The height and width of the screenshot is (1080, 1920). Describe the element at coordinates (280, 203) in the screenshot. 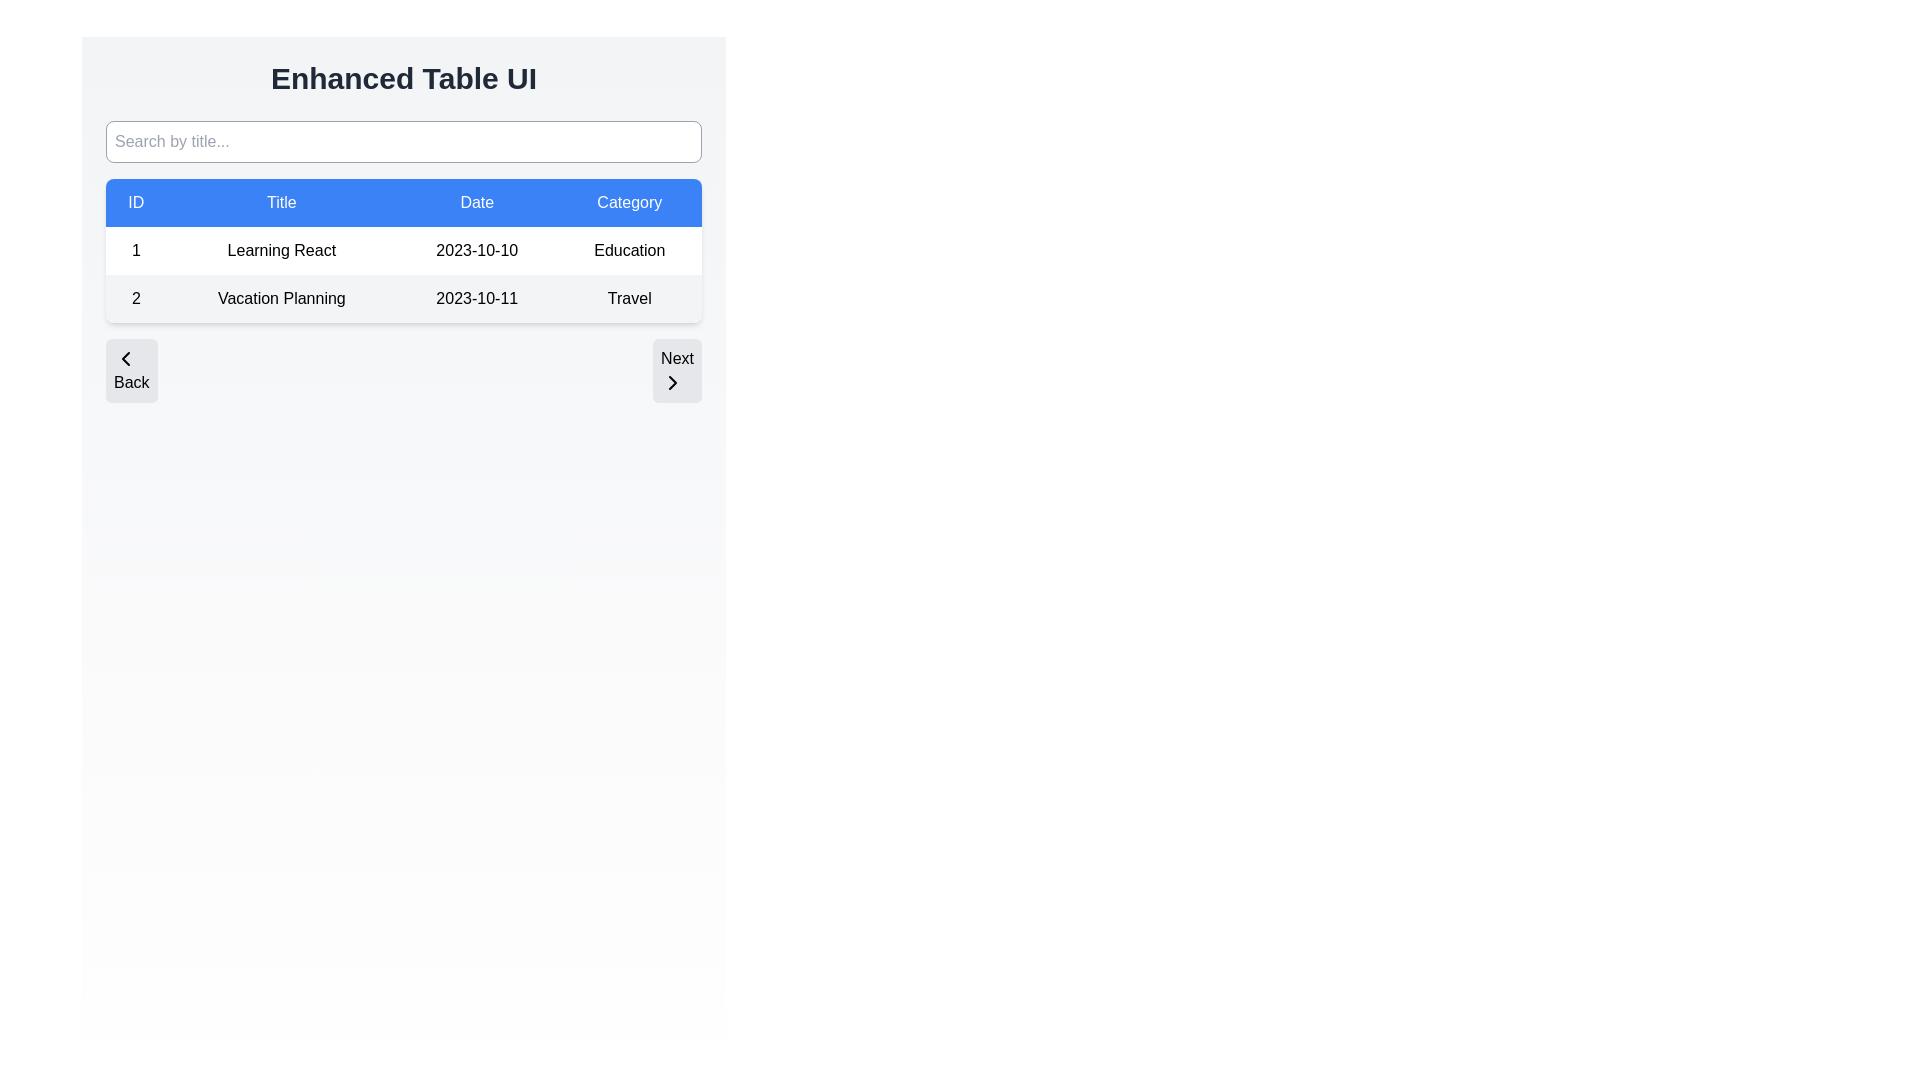

I see `the Table Header Field labeled 'Title', which is the second item in the header row of the table, styled with a blue background` at that location.